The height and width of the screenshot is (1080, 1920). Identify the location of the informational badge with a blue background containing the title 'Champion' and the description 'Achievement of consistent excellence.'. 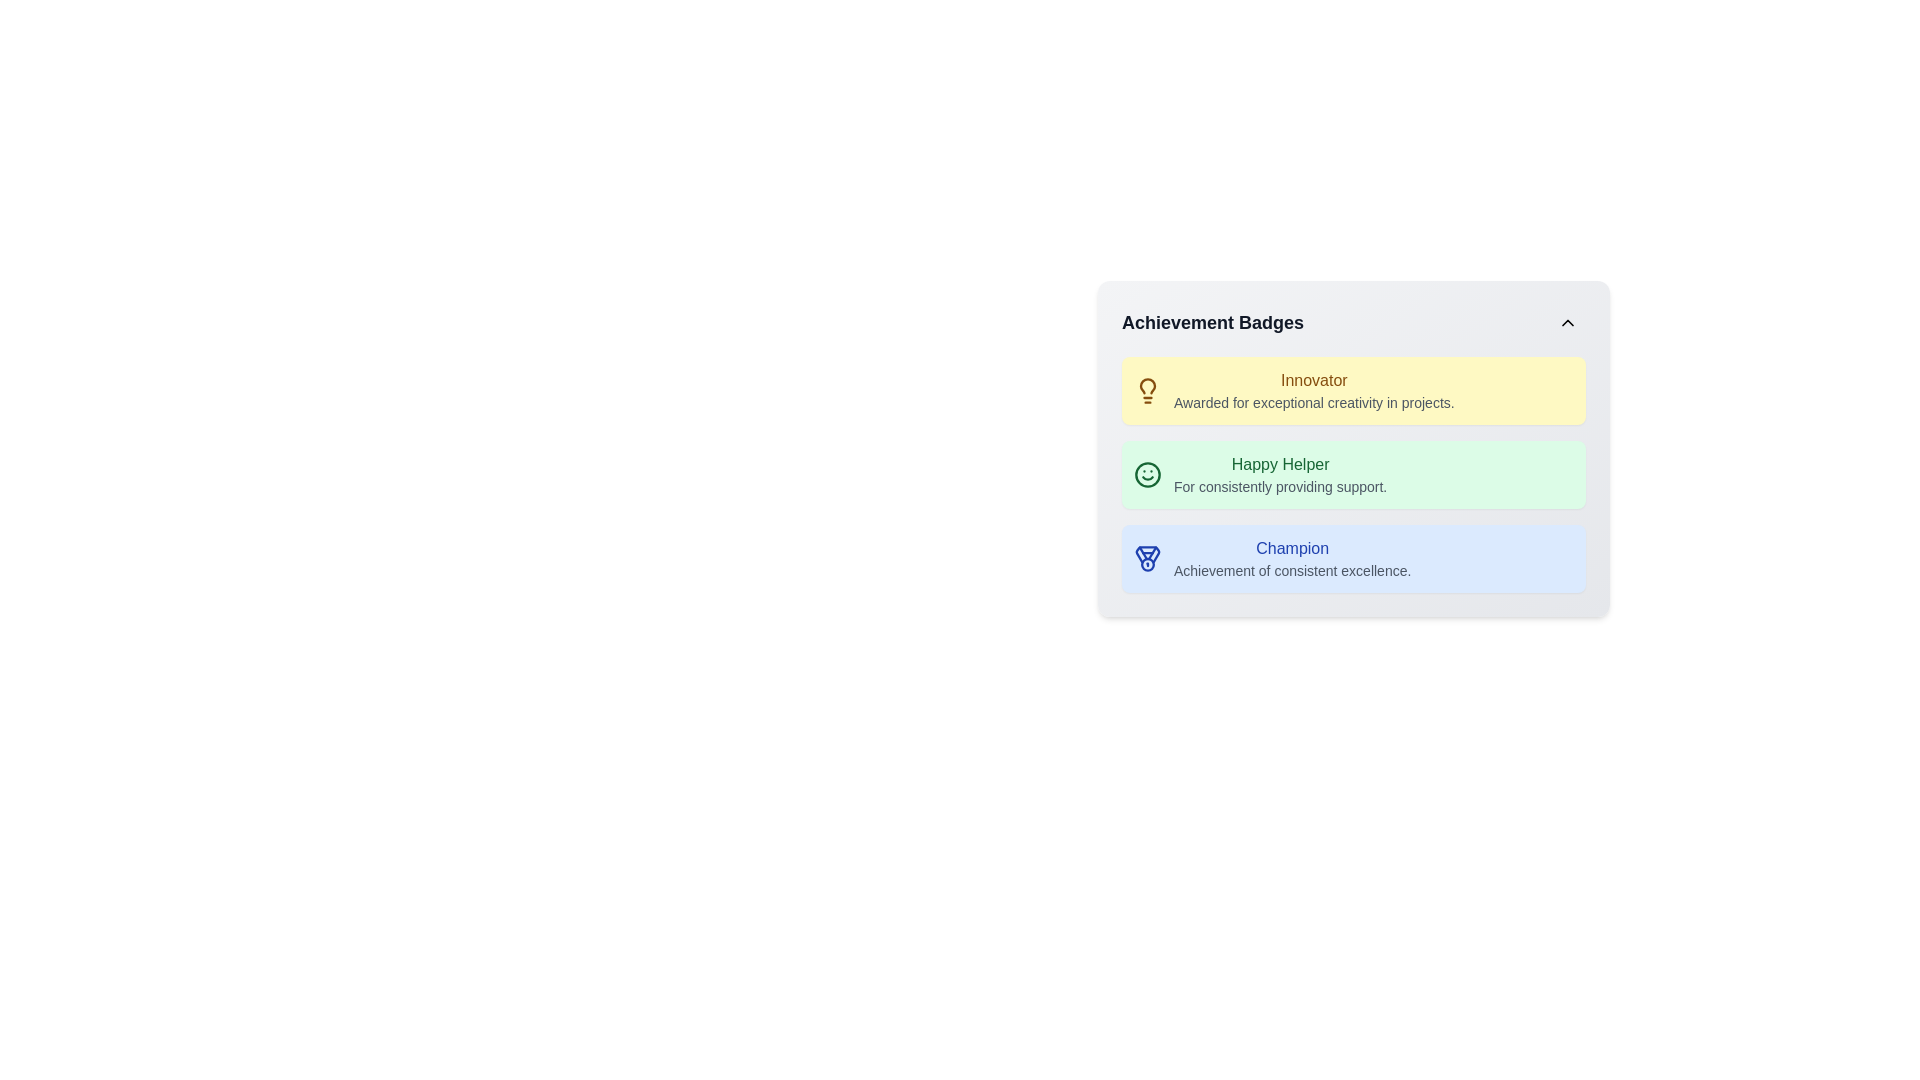
(1353, 559).